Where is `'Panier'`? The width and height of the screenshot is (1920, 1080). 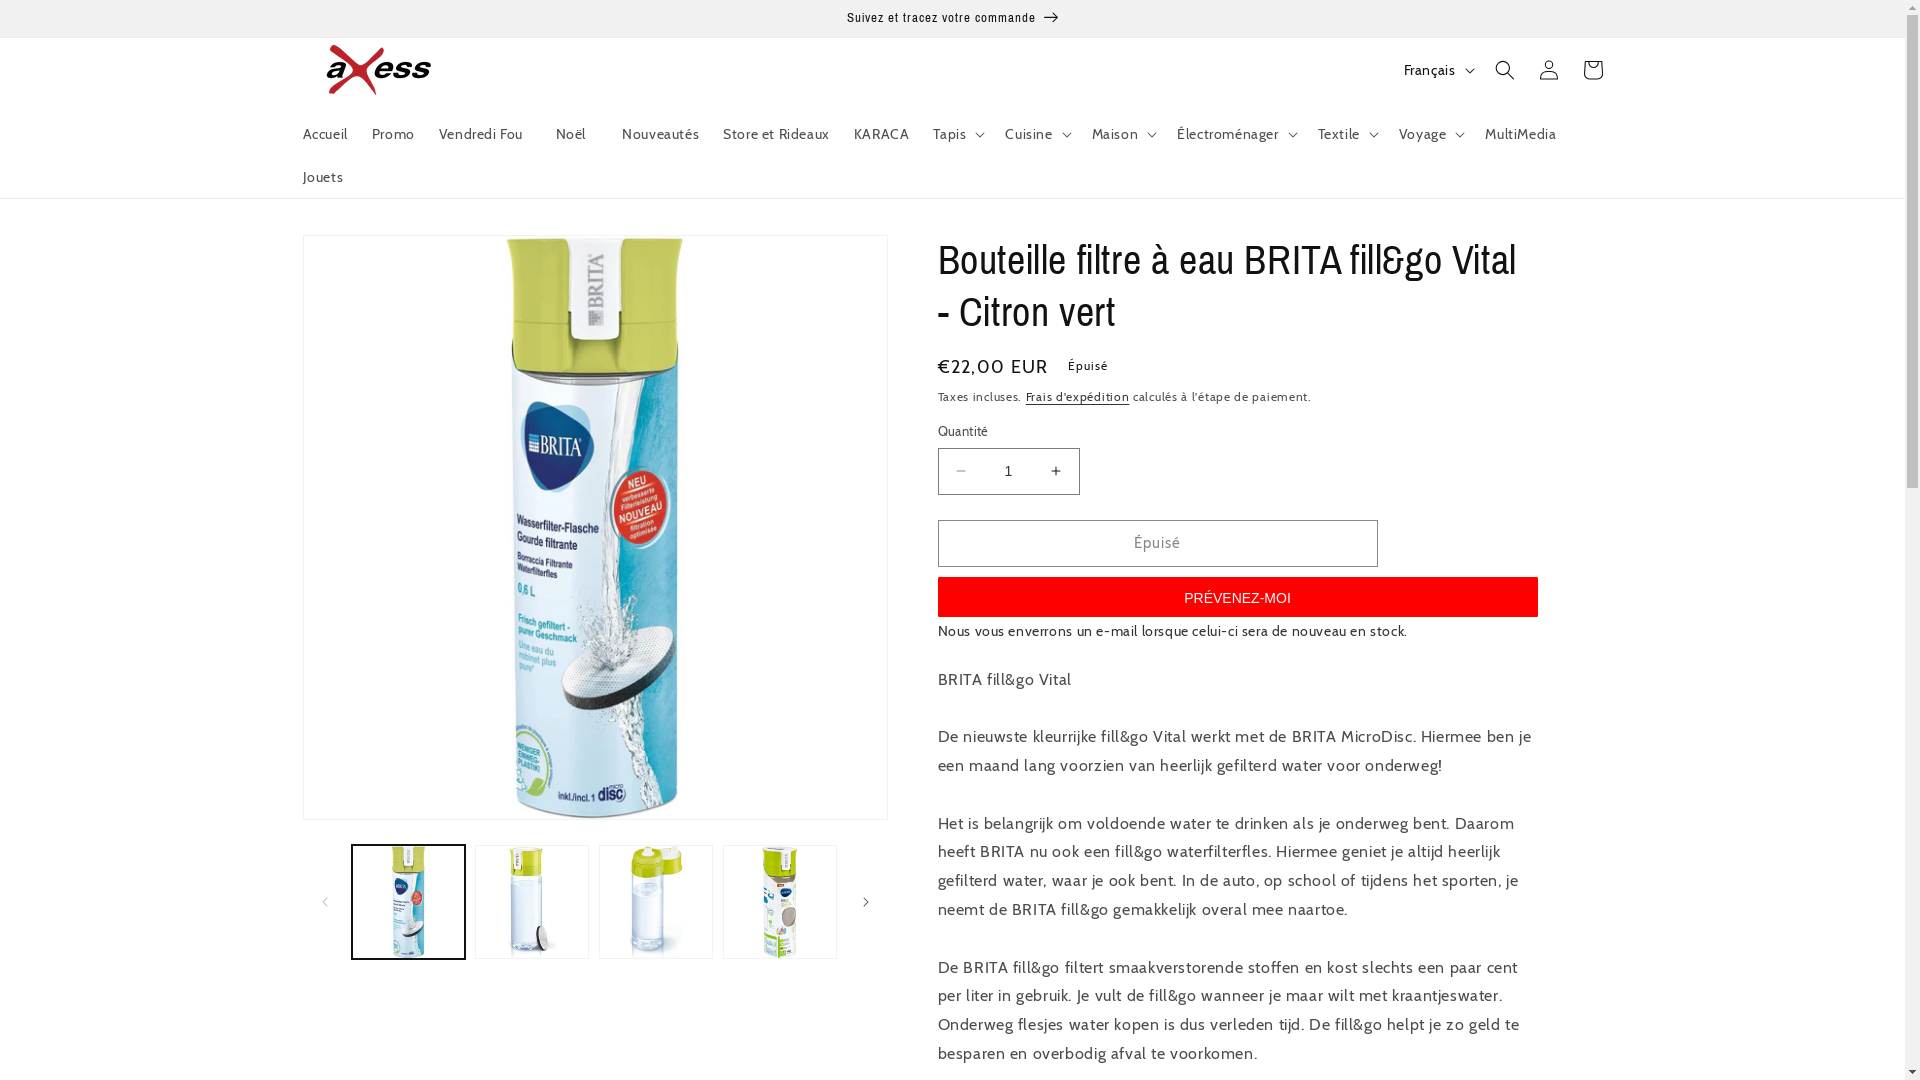 'Panier' is located at coordinates (1591, 68).